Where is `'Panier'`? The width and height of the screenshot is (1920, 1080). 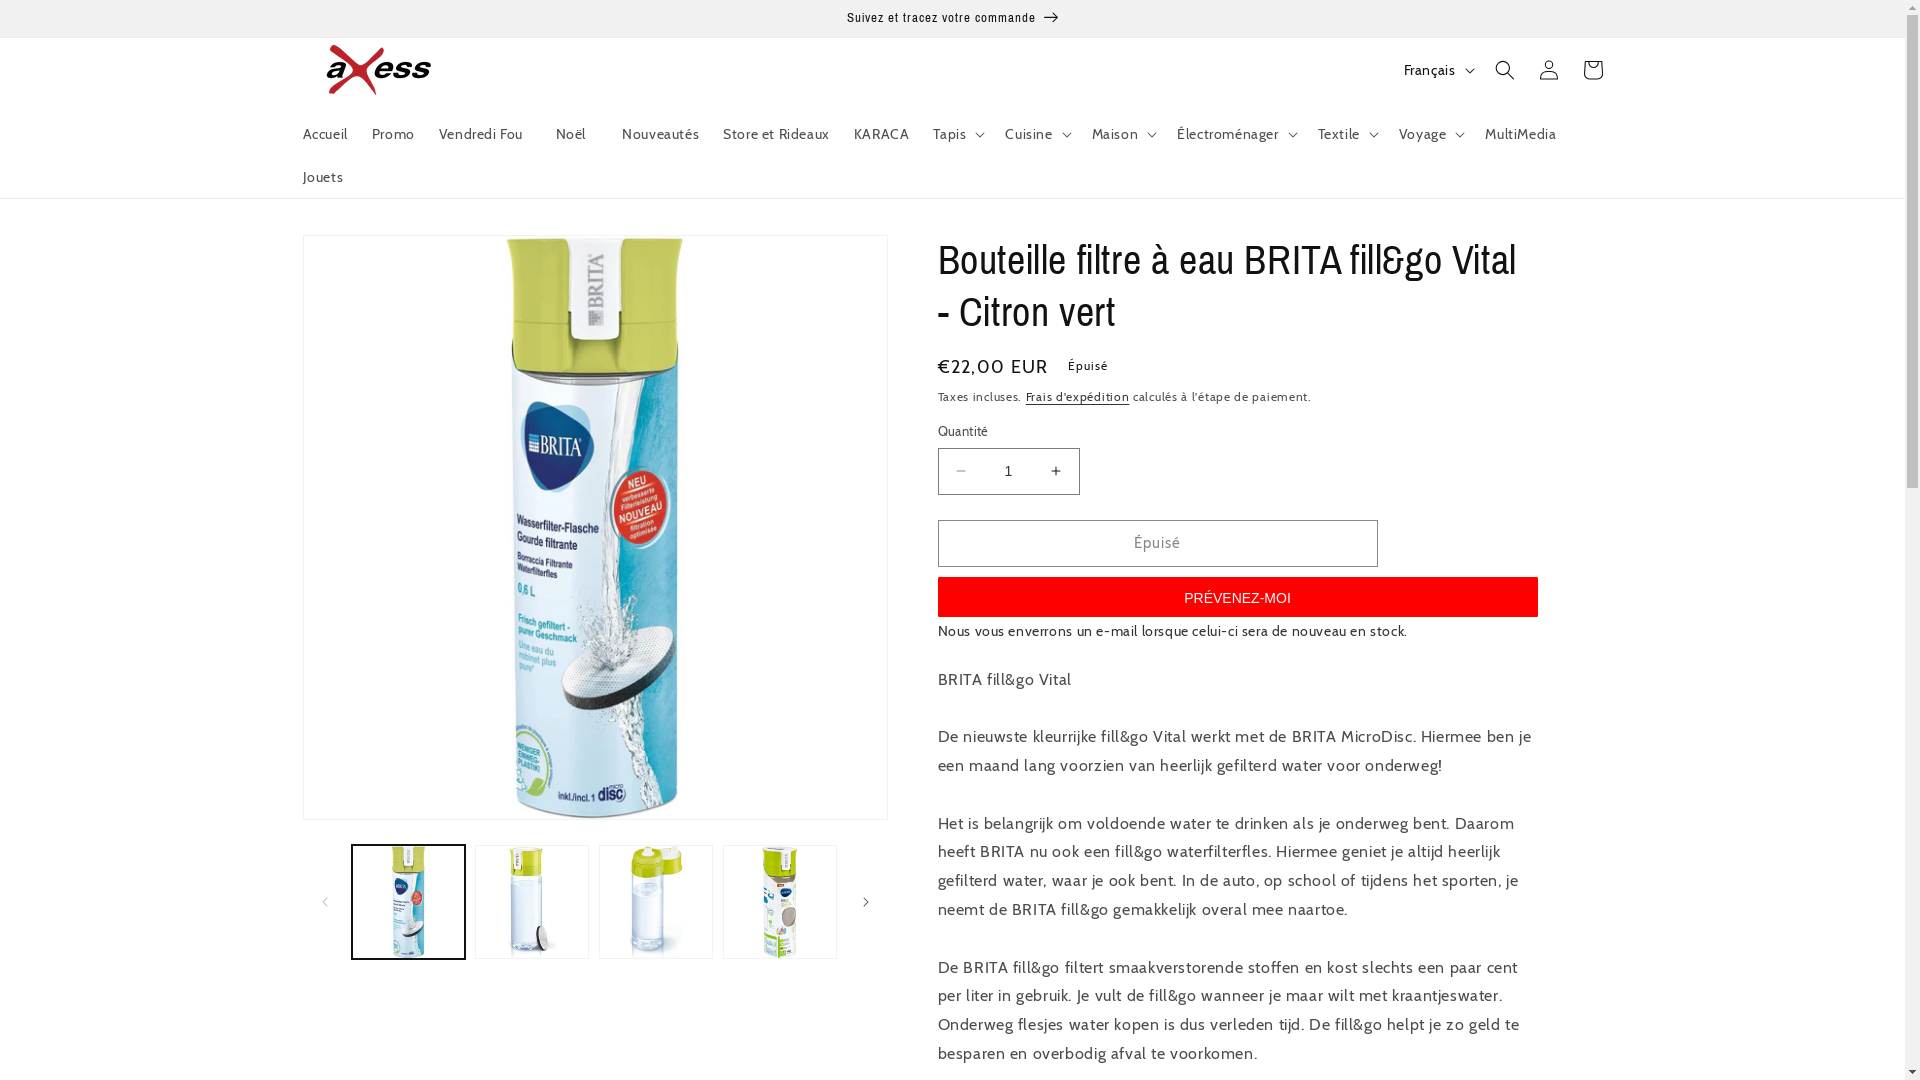 'Panier' is located at coordinates (1591, 68).